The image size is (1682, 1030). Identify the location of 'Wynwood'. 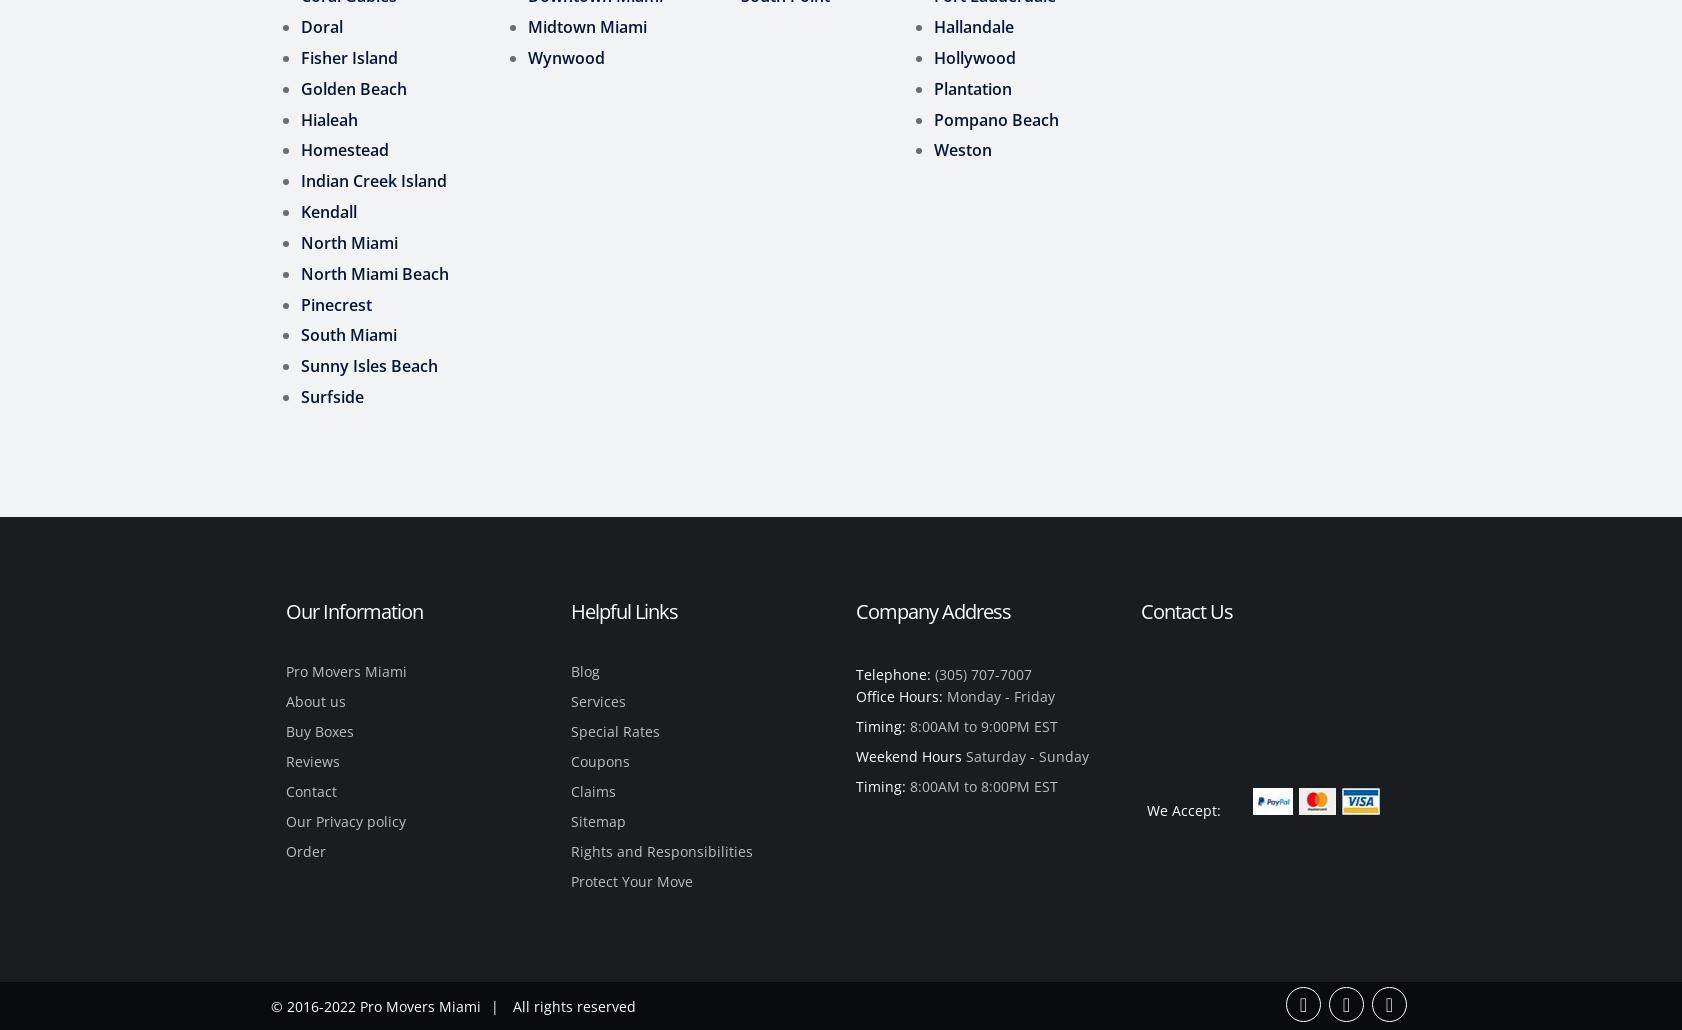
(527, 56).